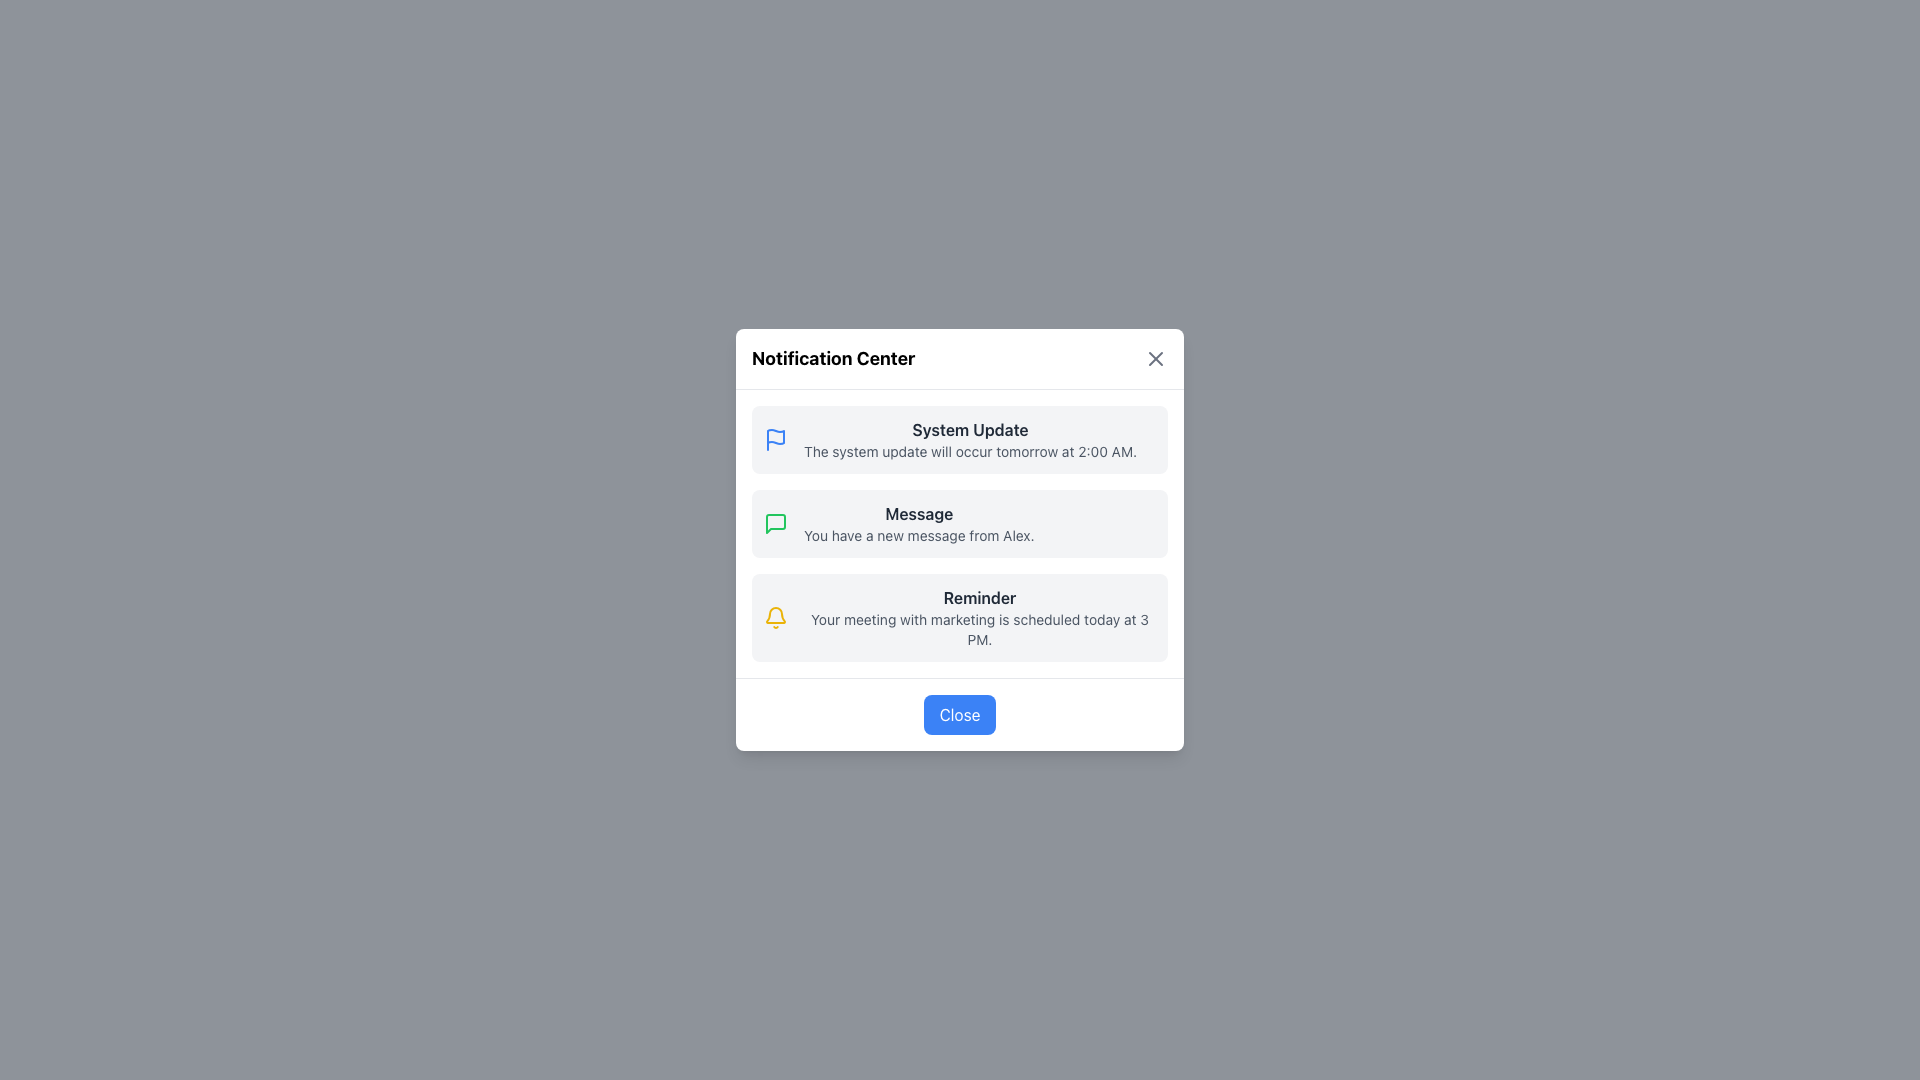 This screenshot has width=1920, height=1080. What do you see at coordinates (970, 428) in the screenshot?
I see `the 'System Update' text label, which is prominently displayed in bold dark gray font inside the Notification Center dialog box, above the descriptive text about the system update` at bounding box center [970, 428].